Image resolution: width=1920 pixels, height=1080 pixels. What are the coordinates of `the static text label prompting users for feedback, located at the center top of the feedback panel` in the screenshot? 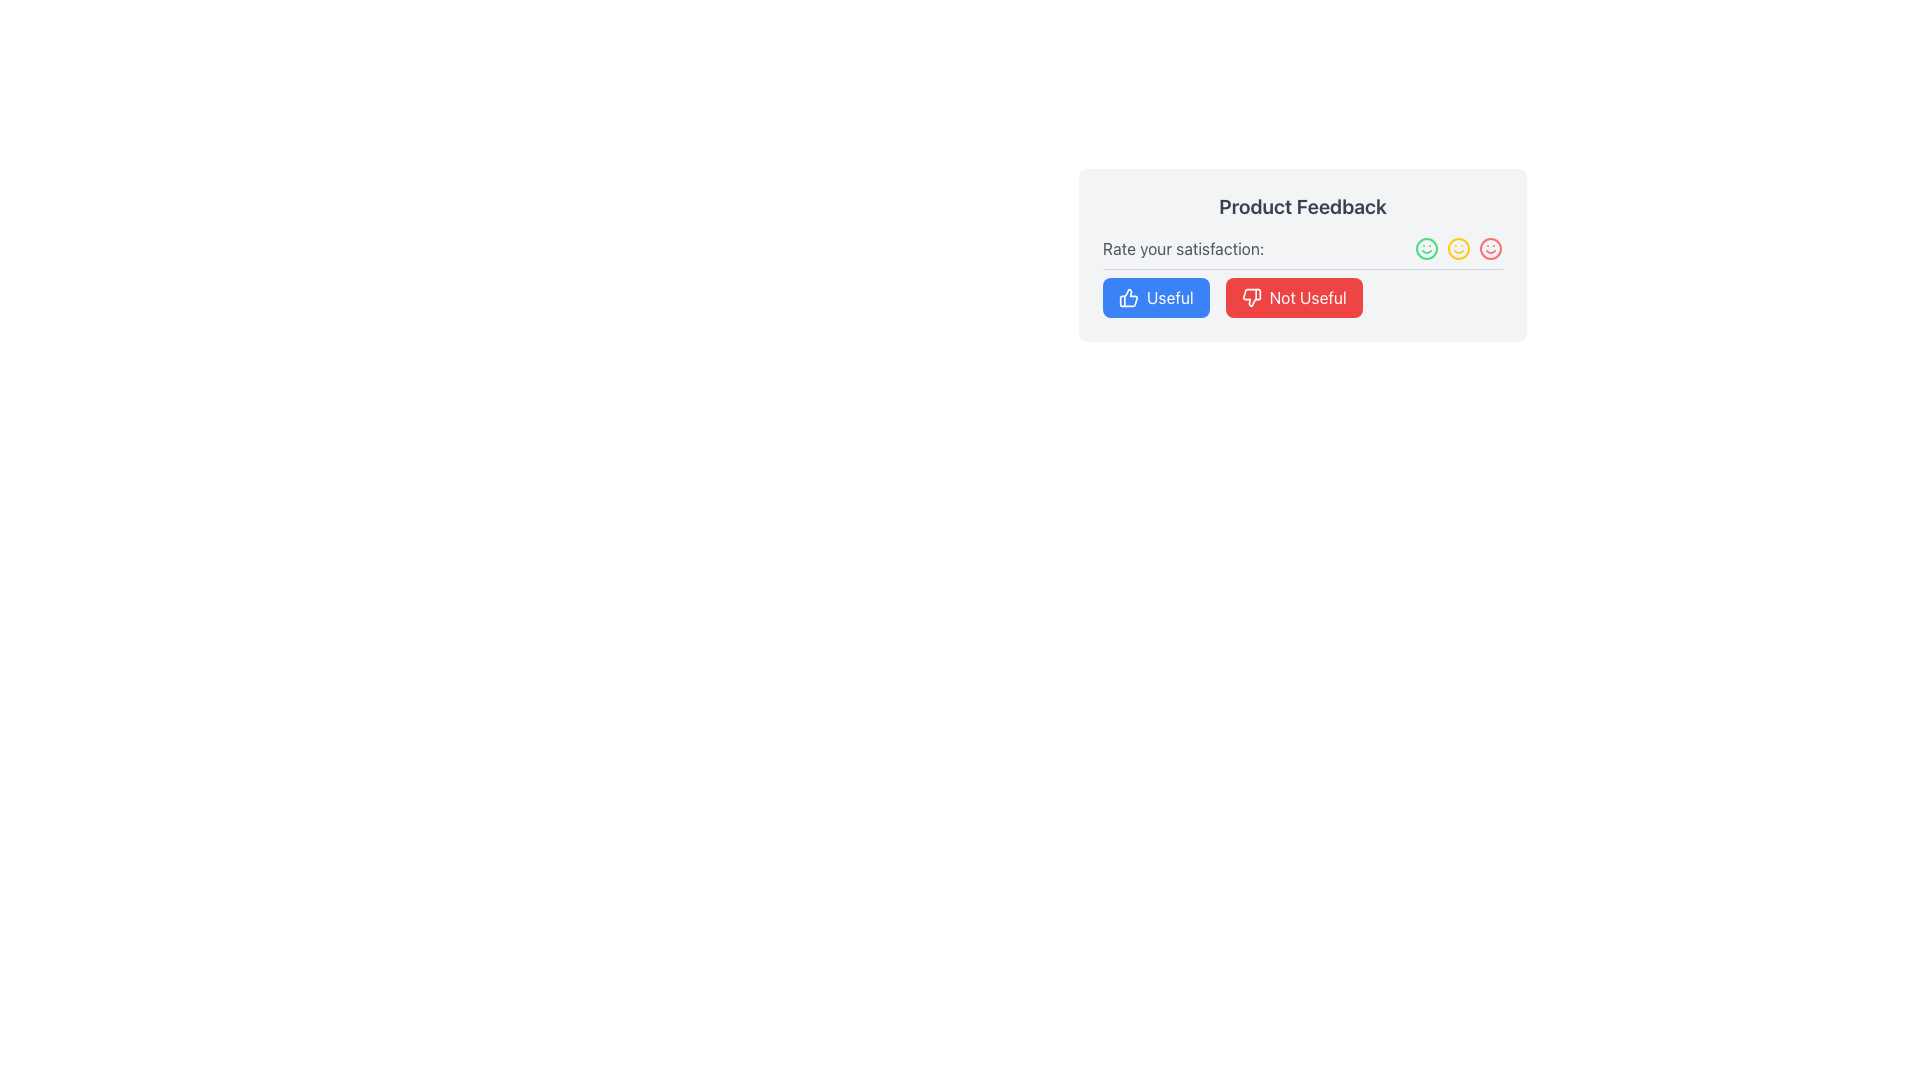 It's located at (1183, 248).